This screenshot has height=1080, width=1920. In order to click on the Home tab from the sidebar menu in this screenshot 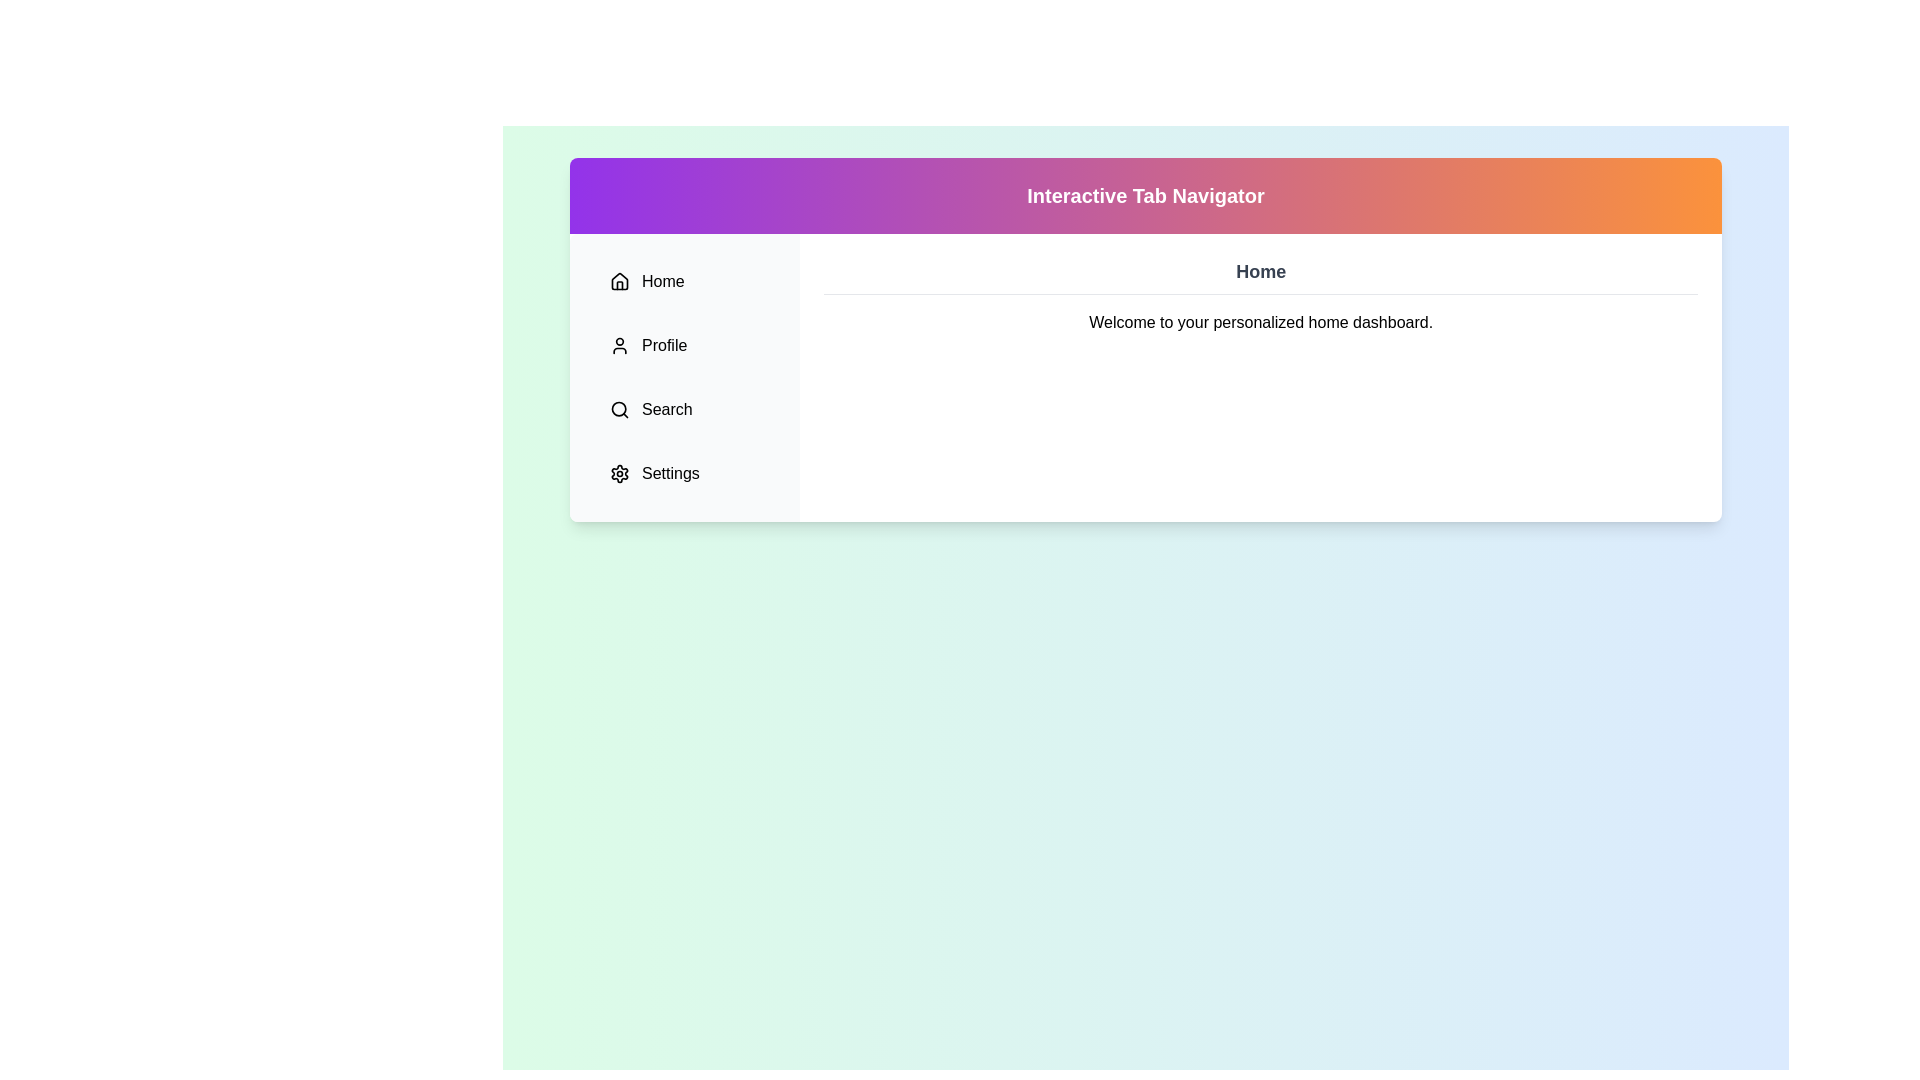, I will do `click(685, 281)`.